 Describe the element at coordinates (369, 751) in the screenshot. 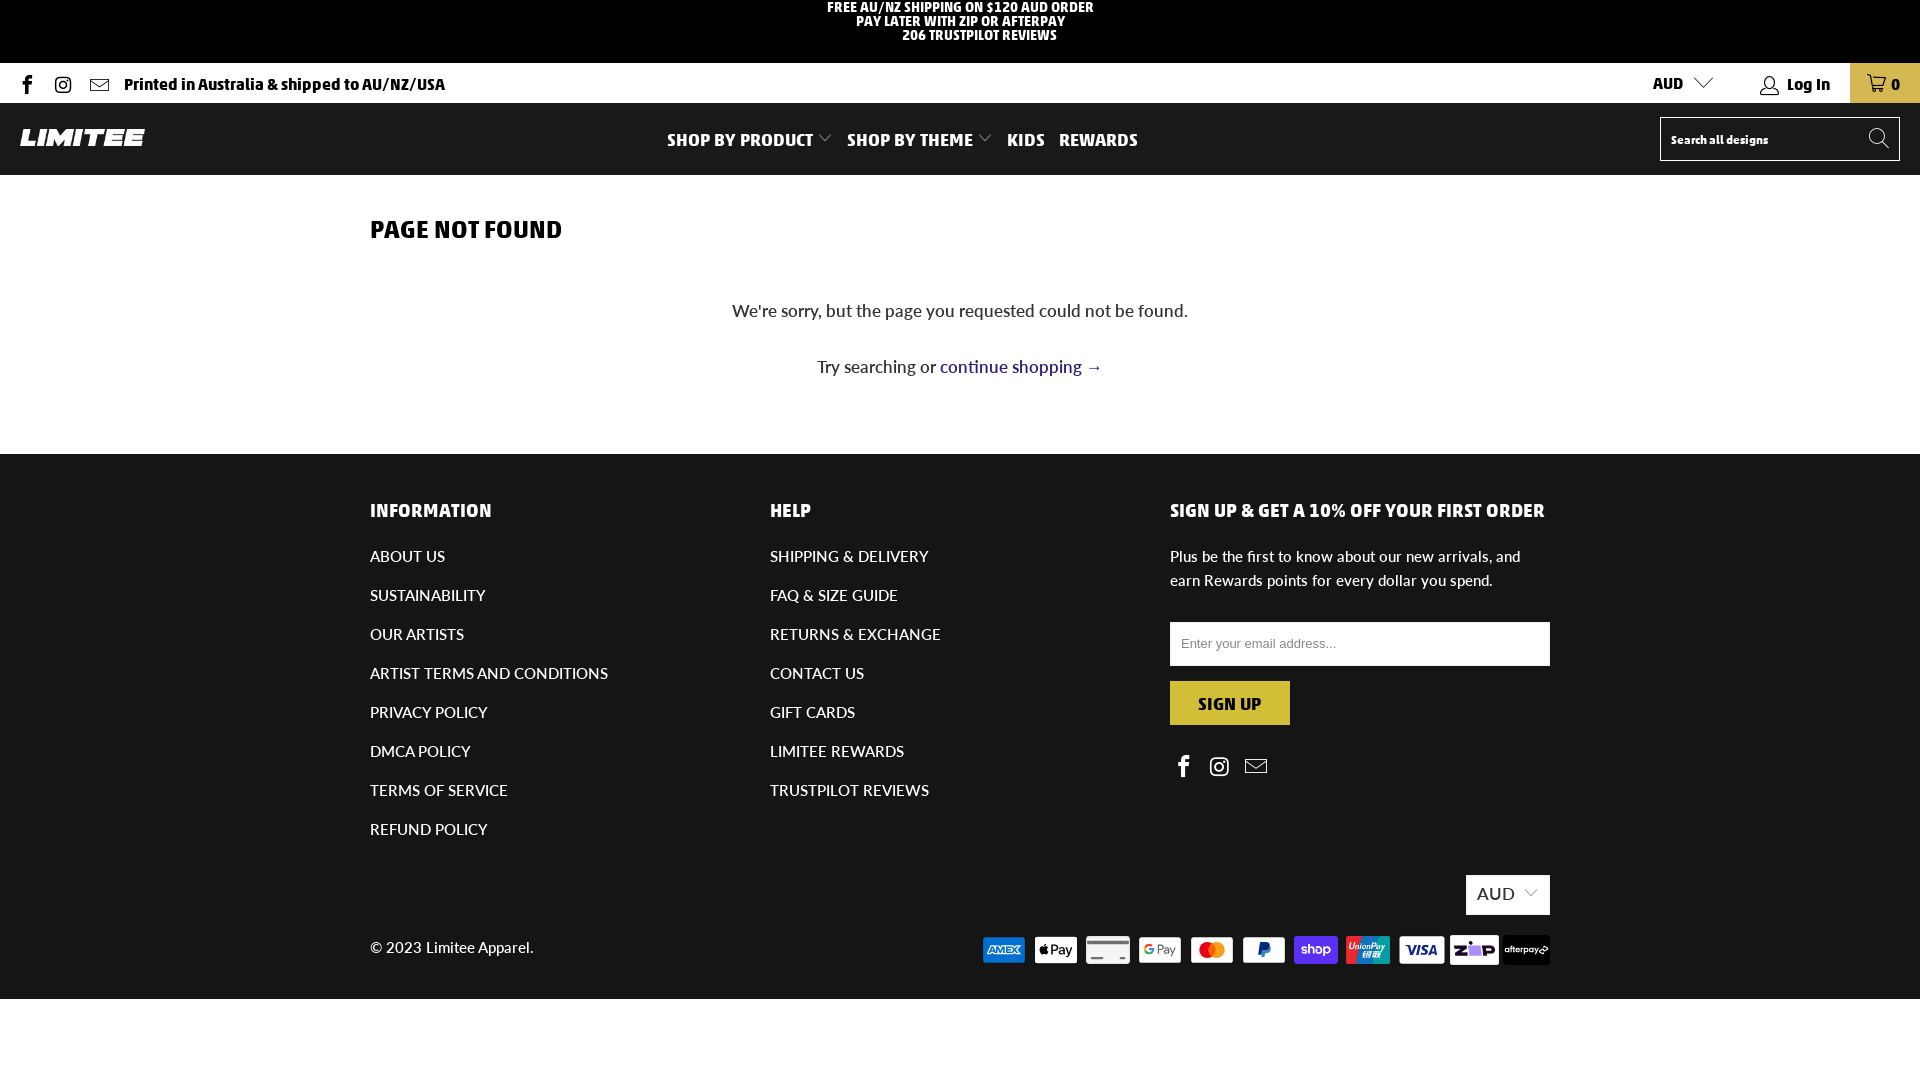

I see `'DMCA POLICY'` at that location.